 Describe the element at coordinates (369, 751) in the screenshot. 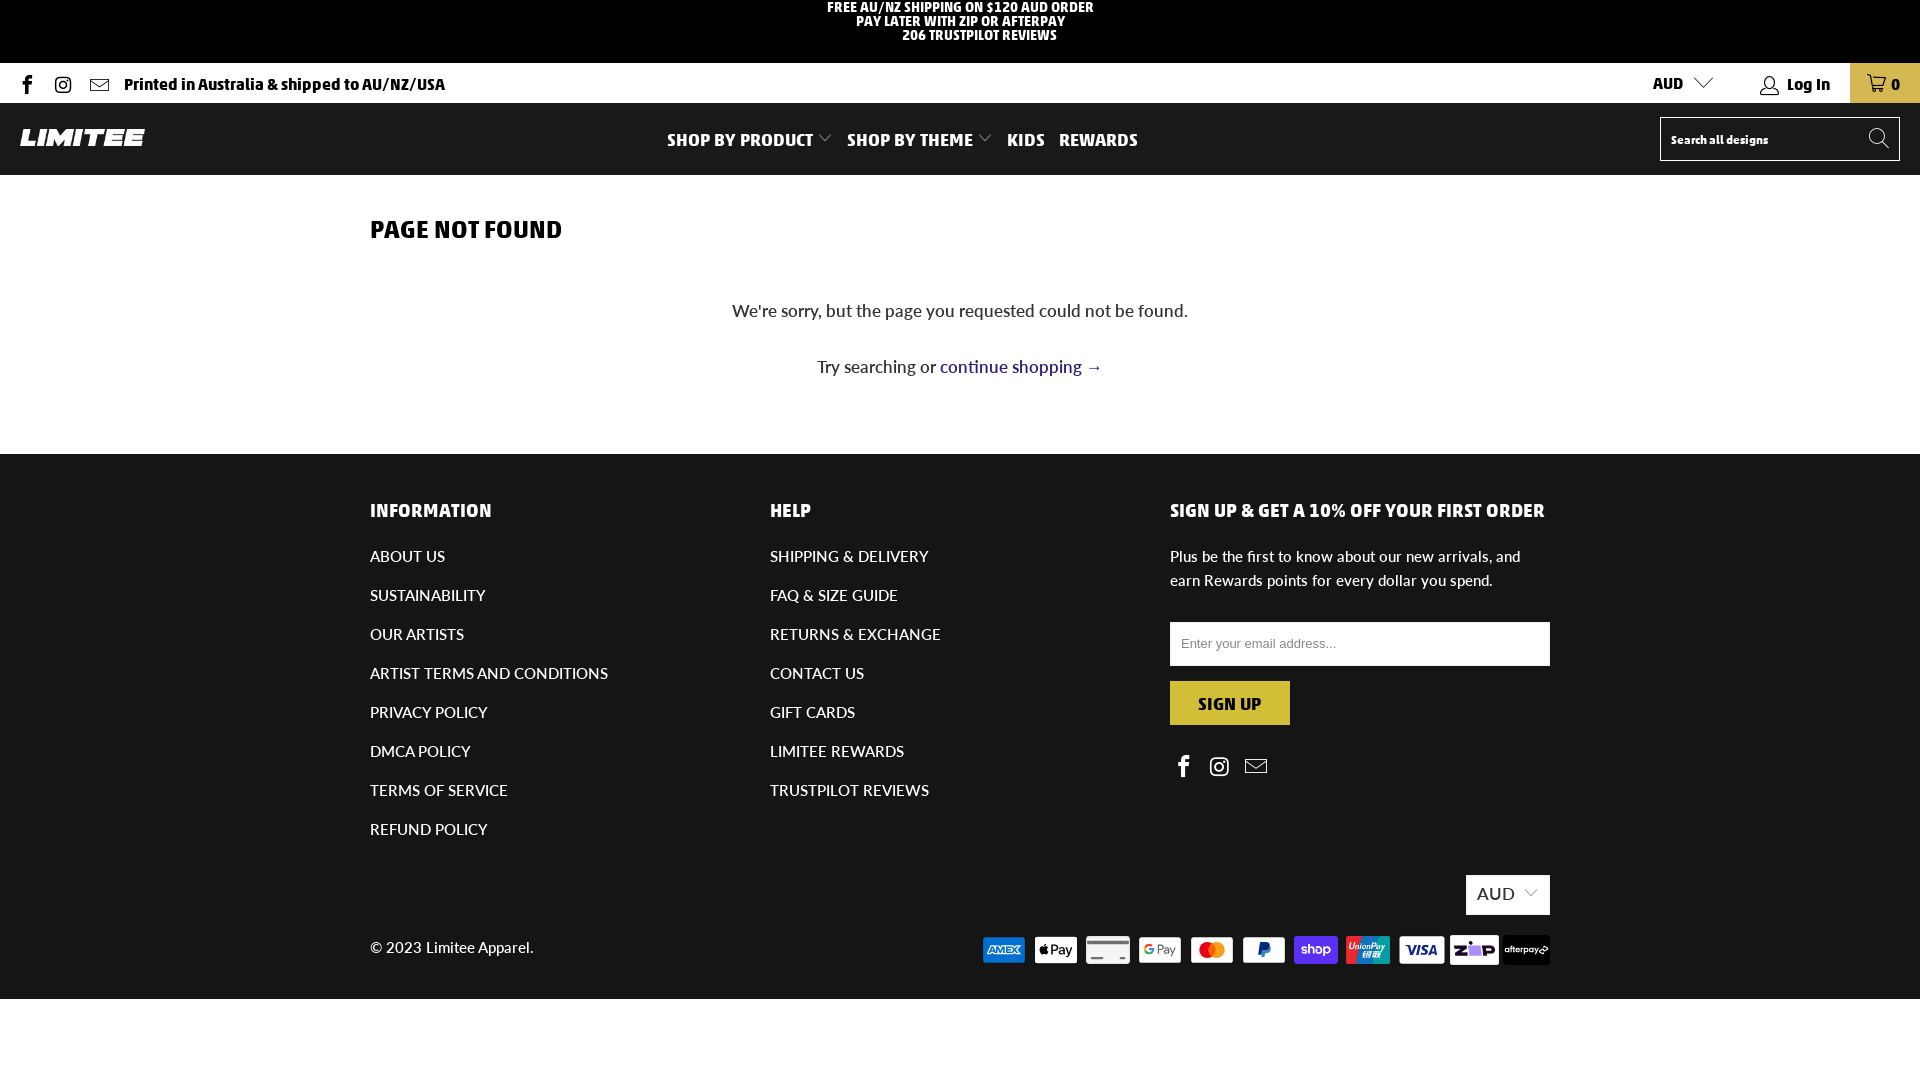

I see `'DMCA POLICY'` at that location.